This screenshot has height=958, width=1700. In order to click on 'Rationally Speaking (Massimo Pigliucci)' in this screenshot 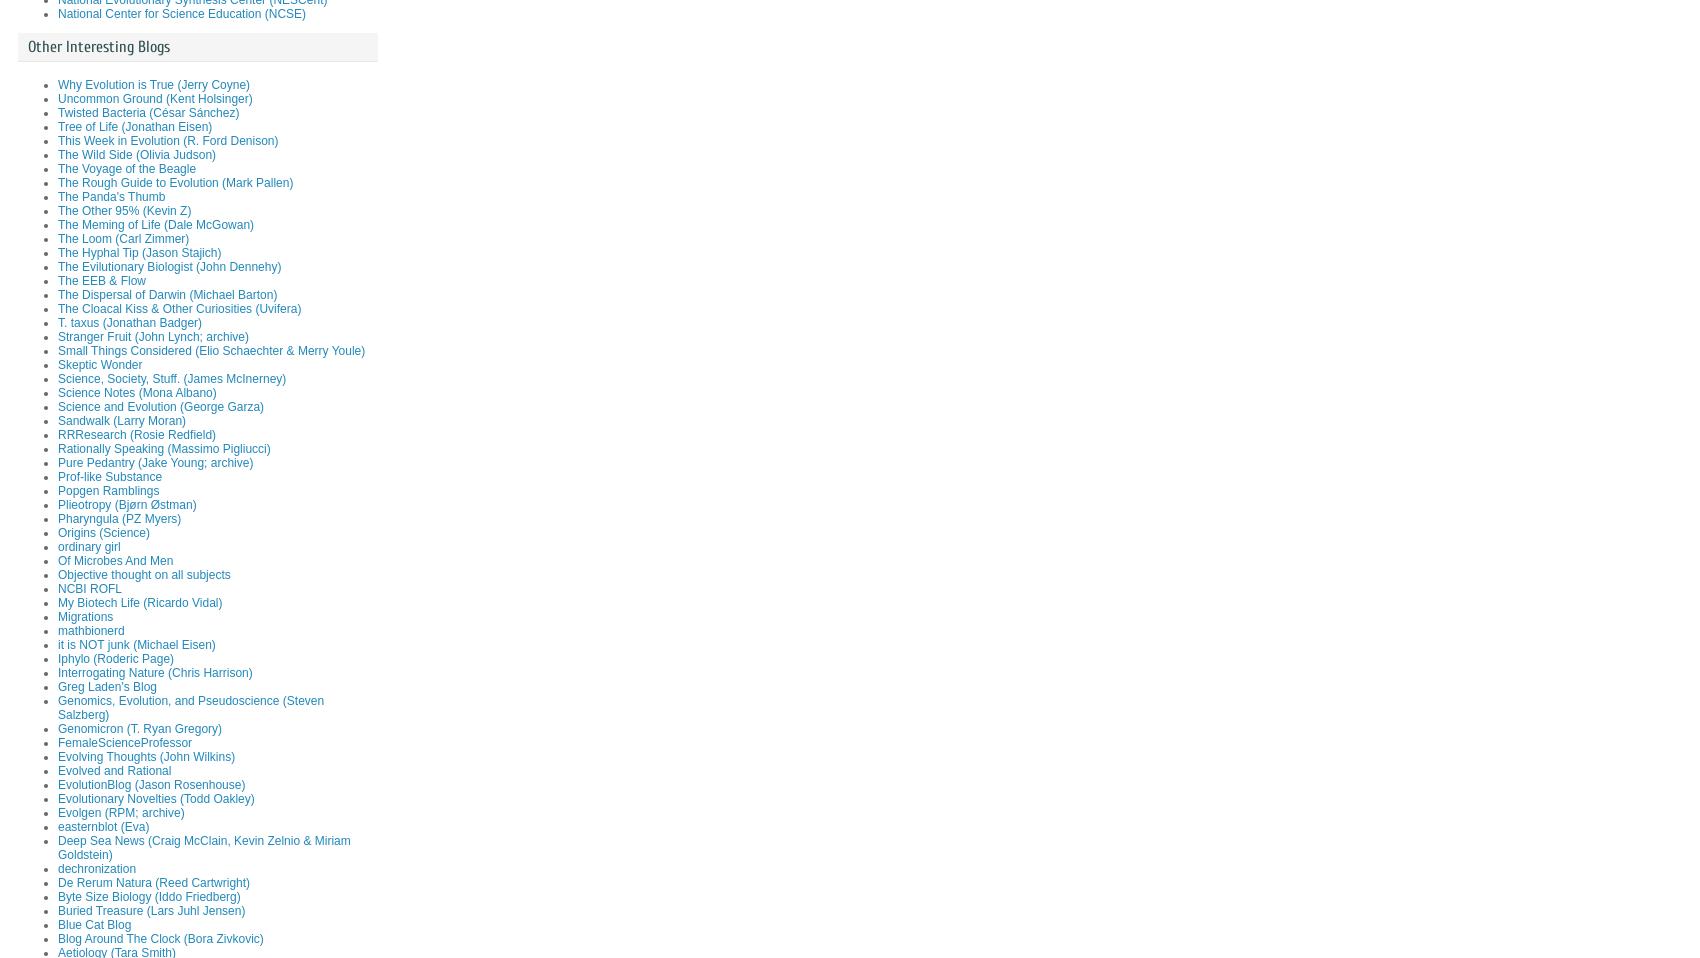, I will do `click(163, 449)`.